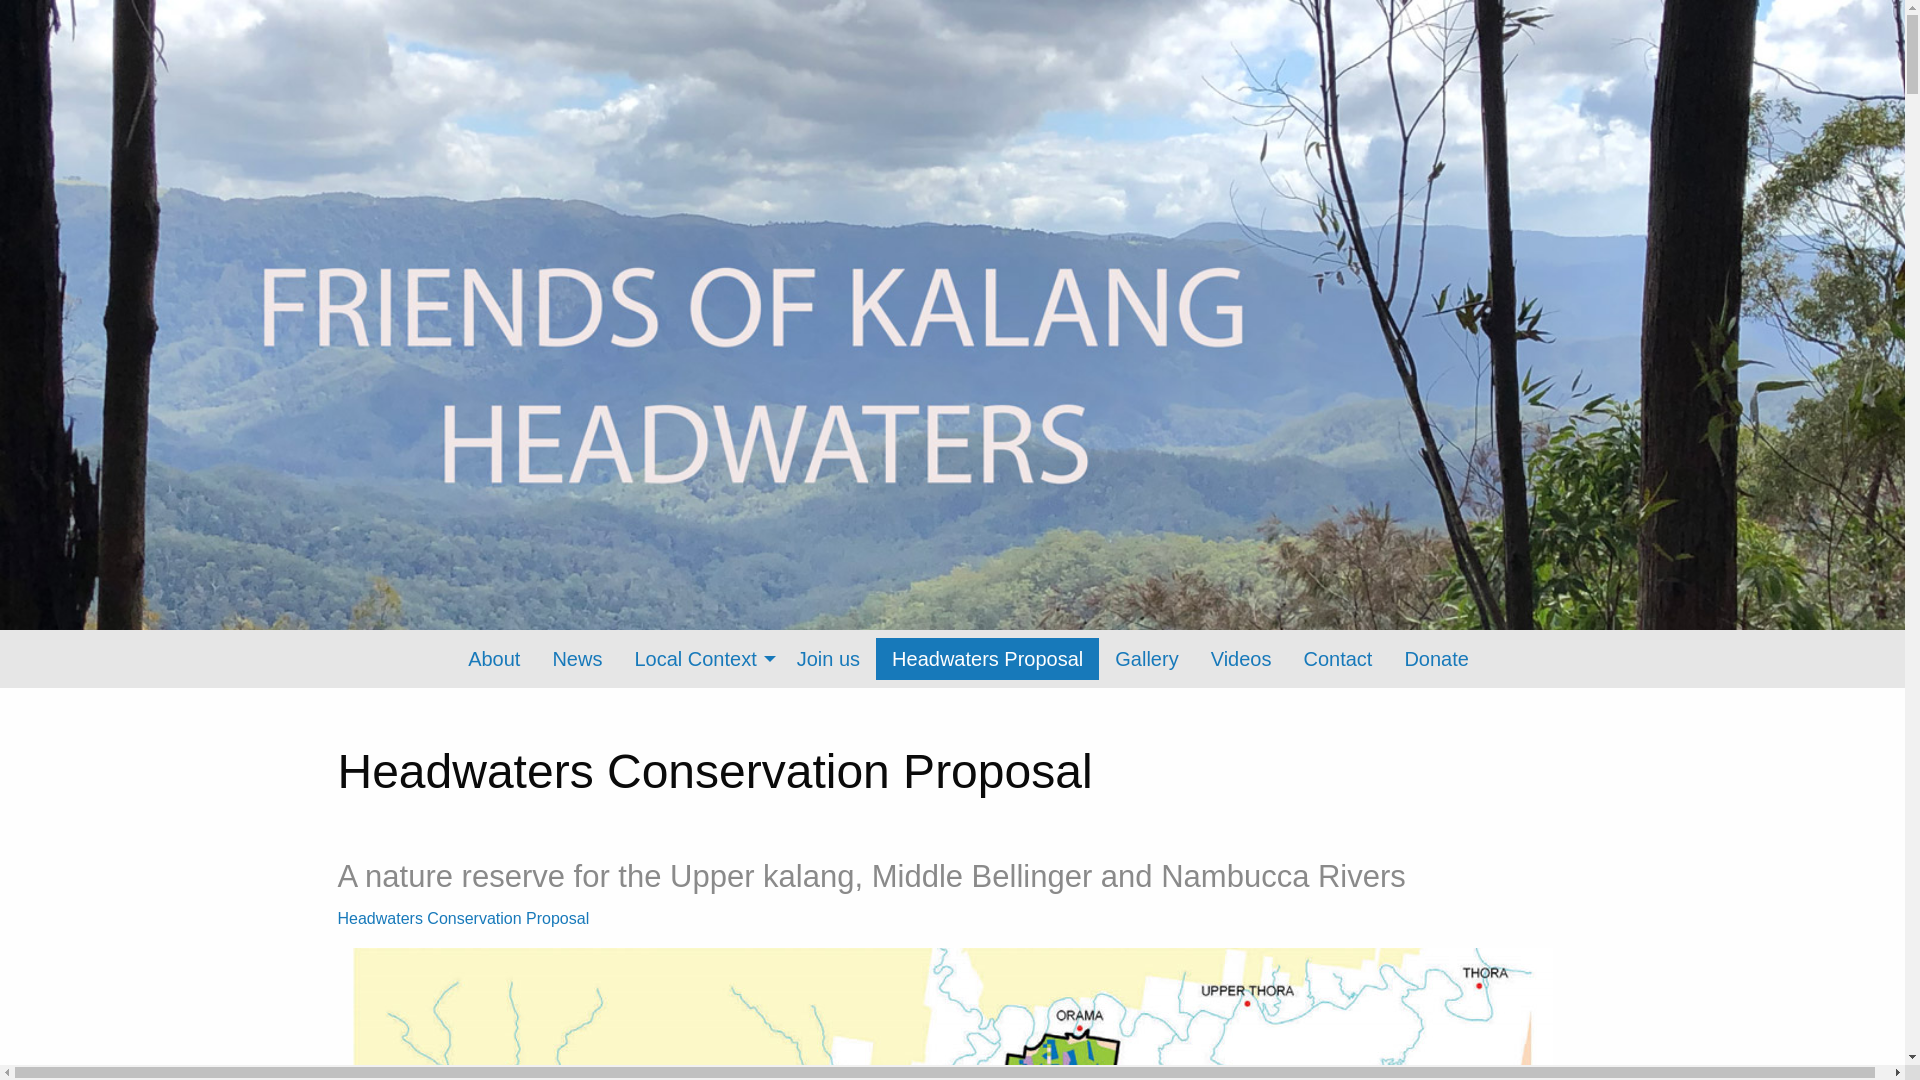 The height and width of the screenshot is (1080, 1920). What do you see at coordinates (1098, 659) in the screenshot?
I see `'Gallery'` at bounding box center [1098, 659].